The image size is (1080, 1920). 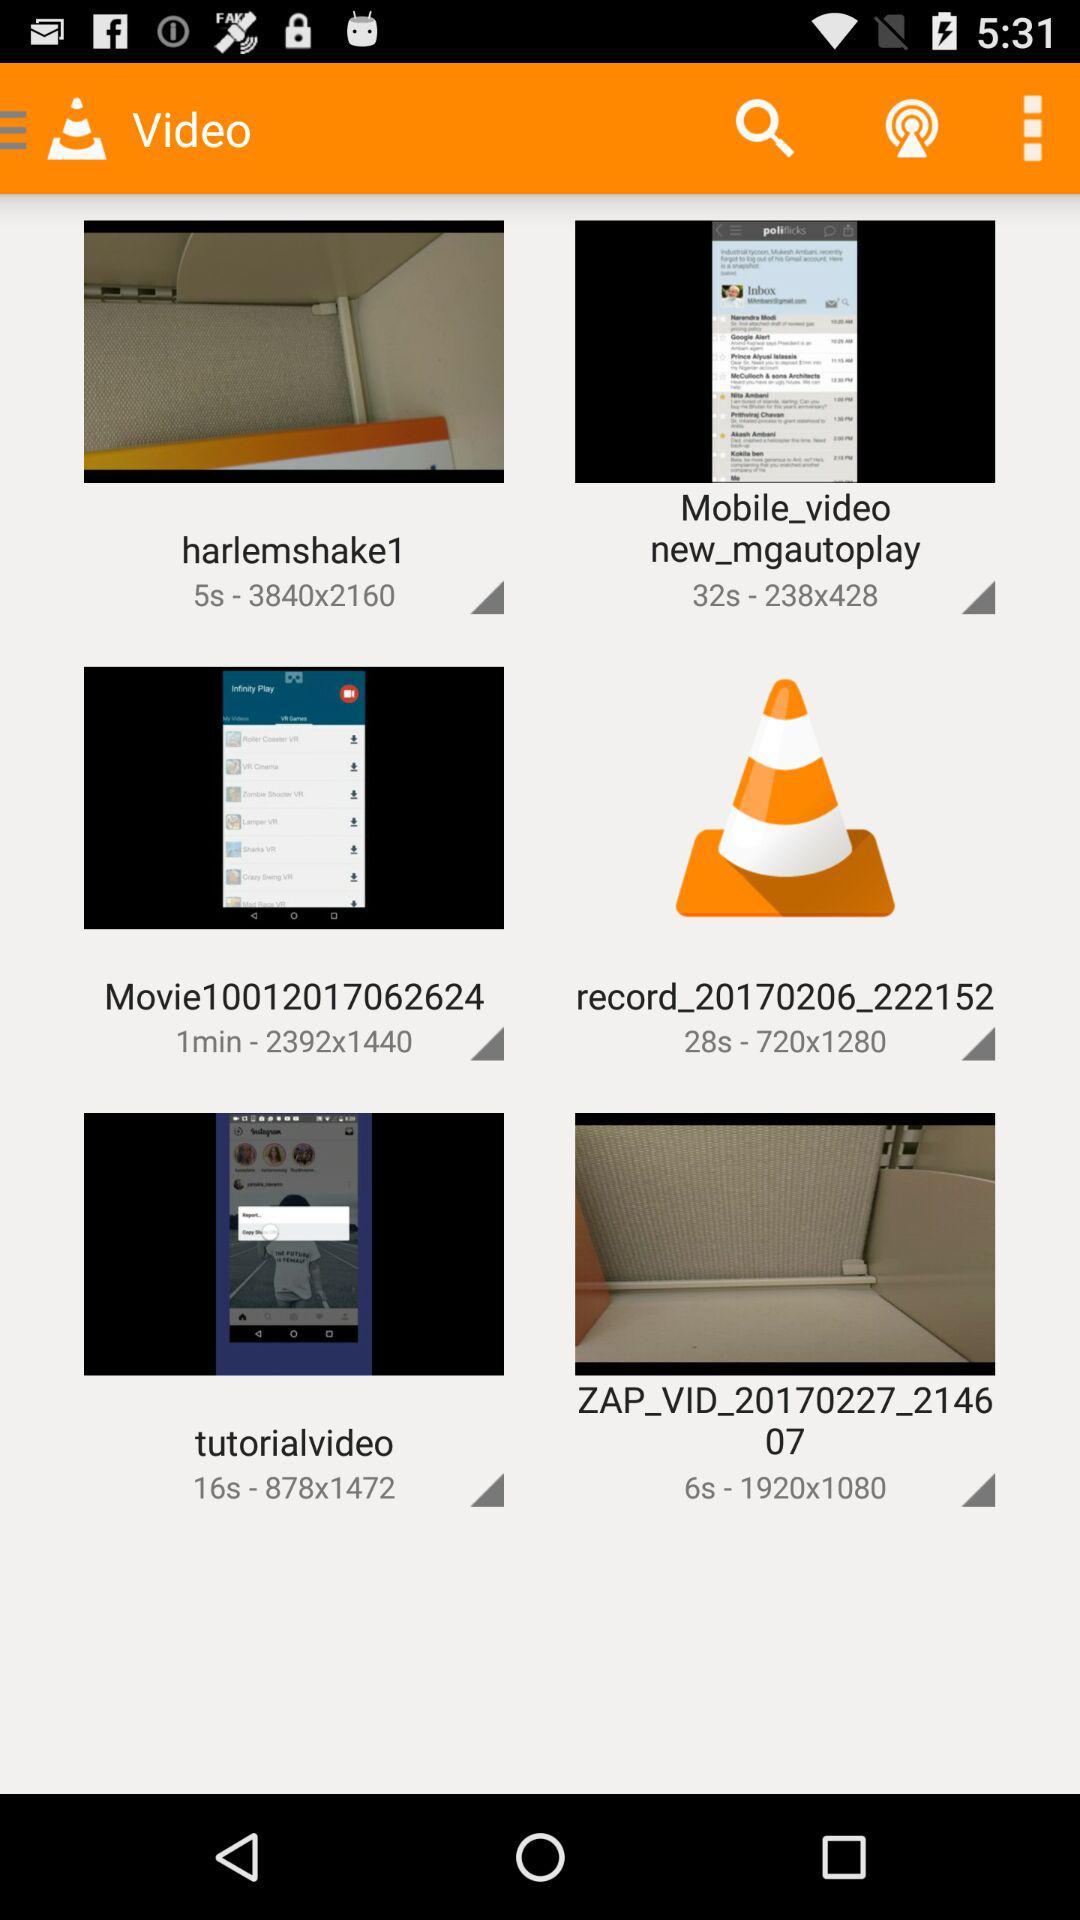 I want to click on open video, so click(x=944, y=1009).